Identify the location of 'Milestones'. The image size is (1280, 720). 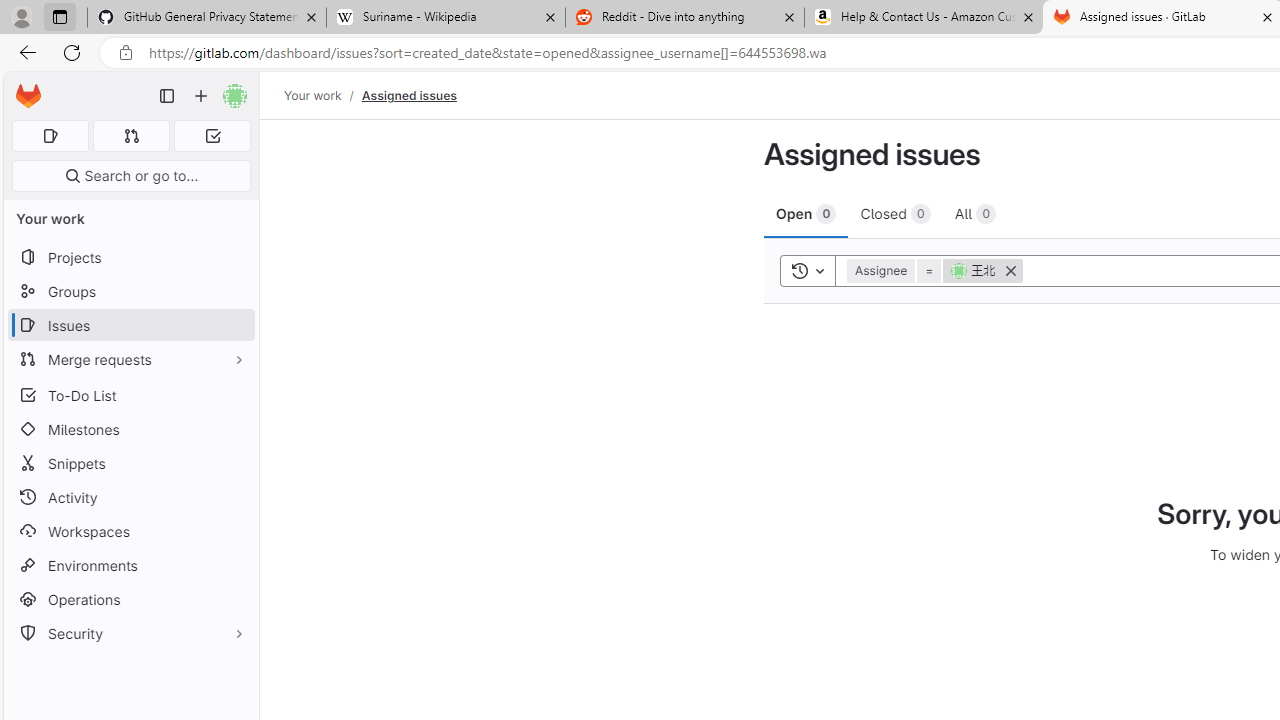
(130, 428).